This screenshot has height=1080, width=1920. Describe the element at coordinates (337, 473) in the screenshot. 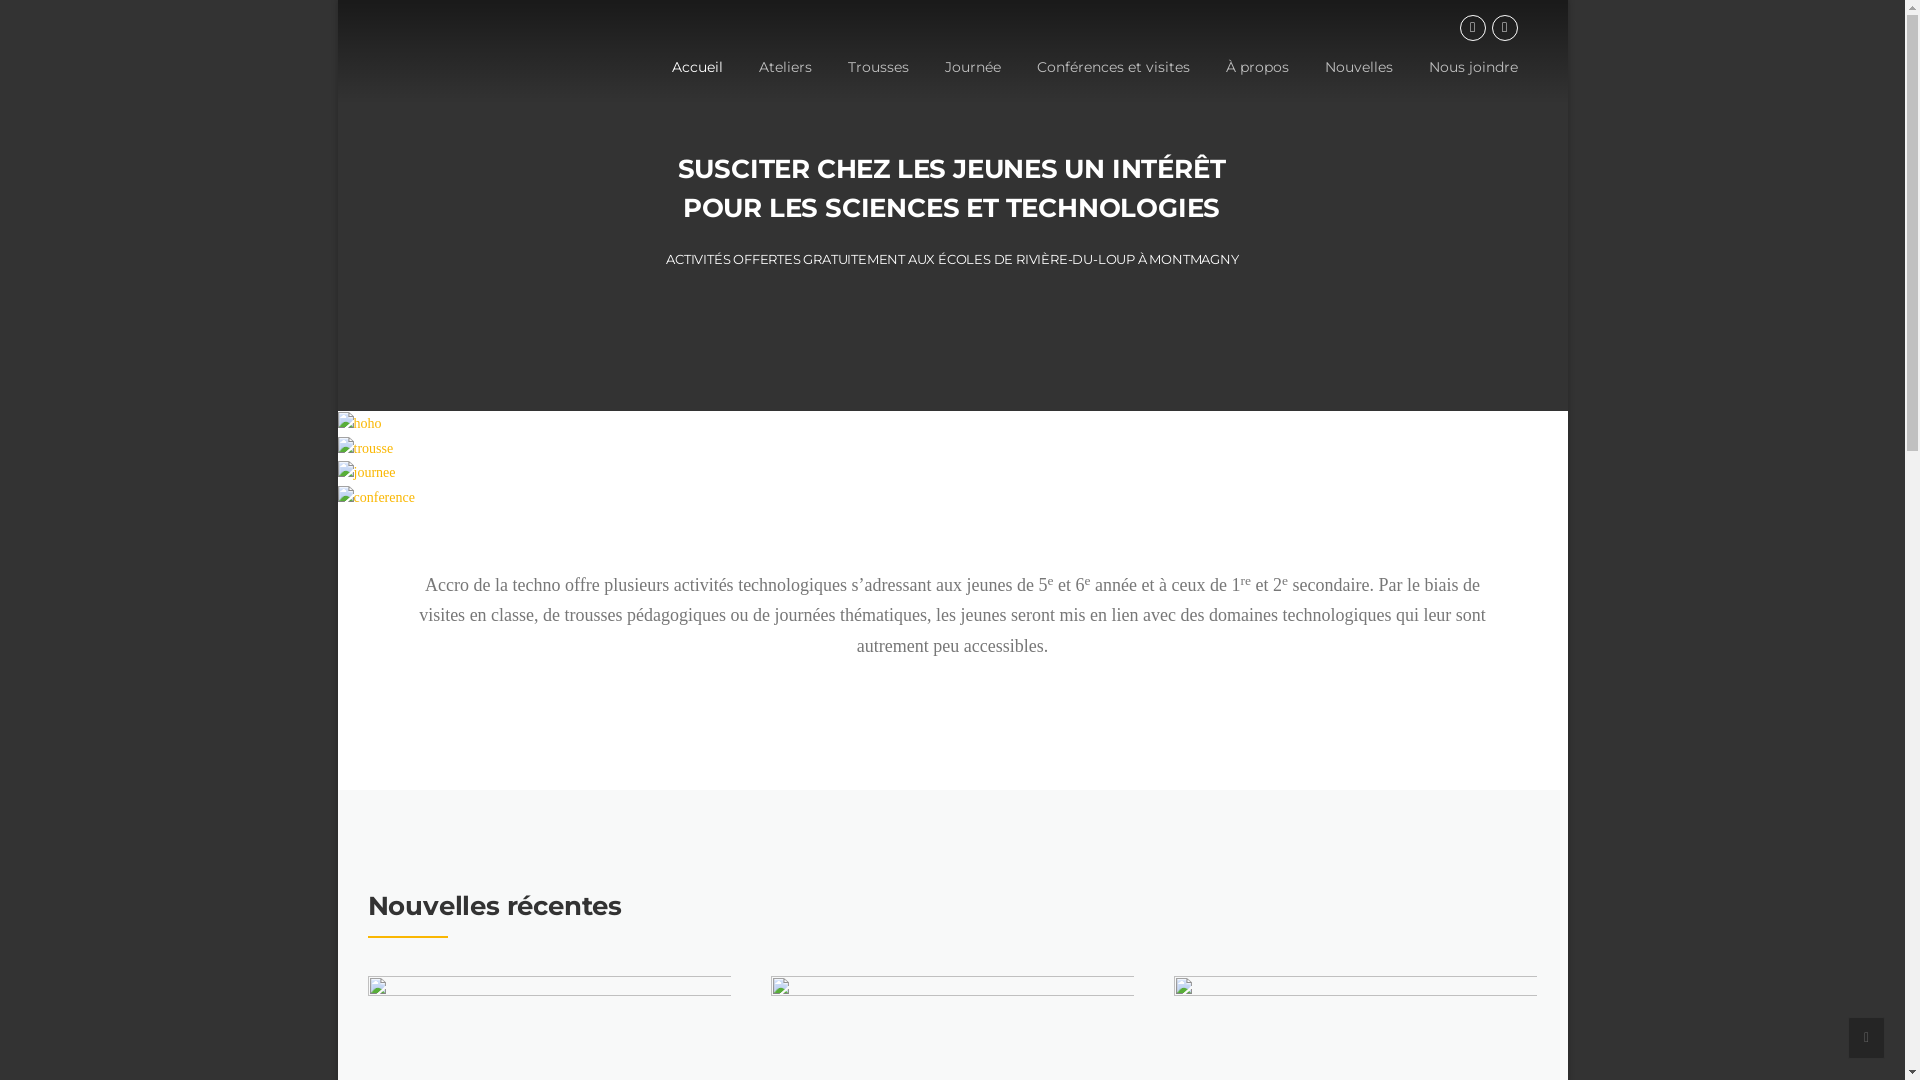

I see `'journee'` at that location.